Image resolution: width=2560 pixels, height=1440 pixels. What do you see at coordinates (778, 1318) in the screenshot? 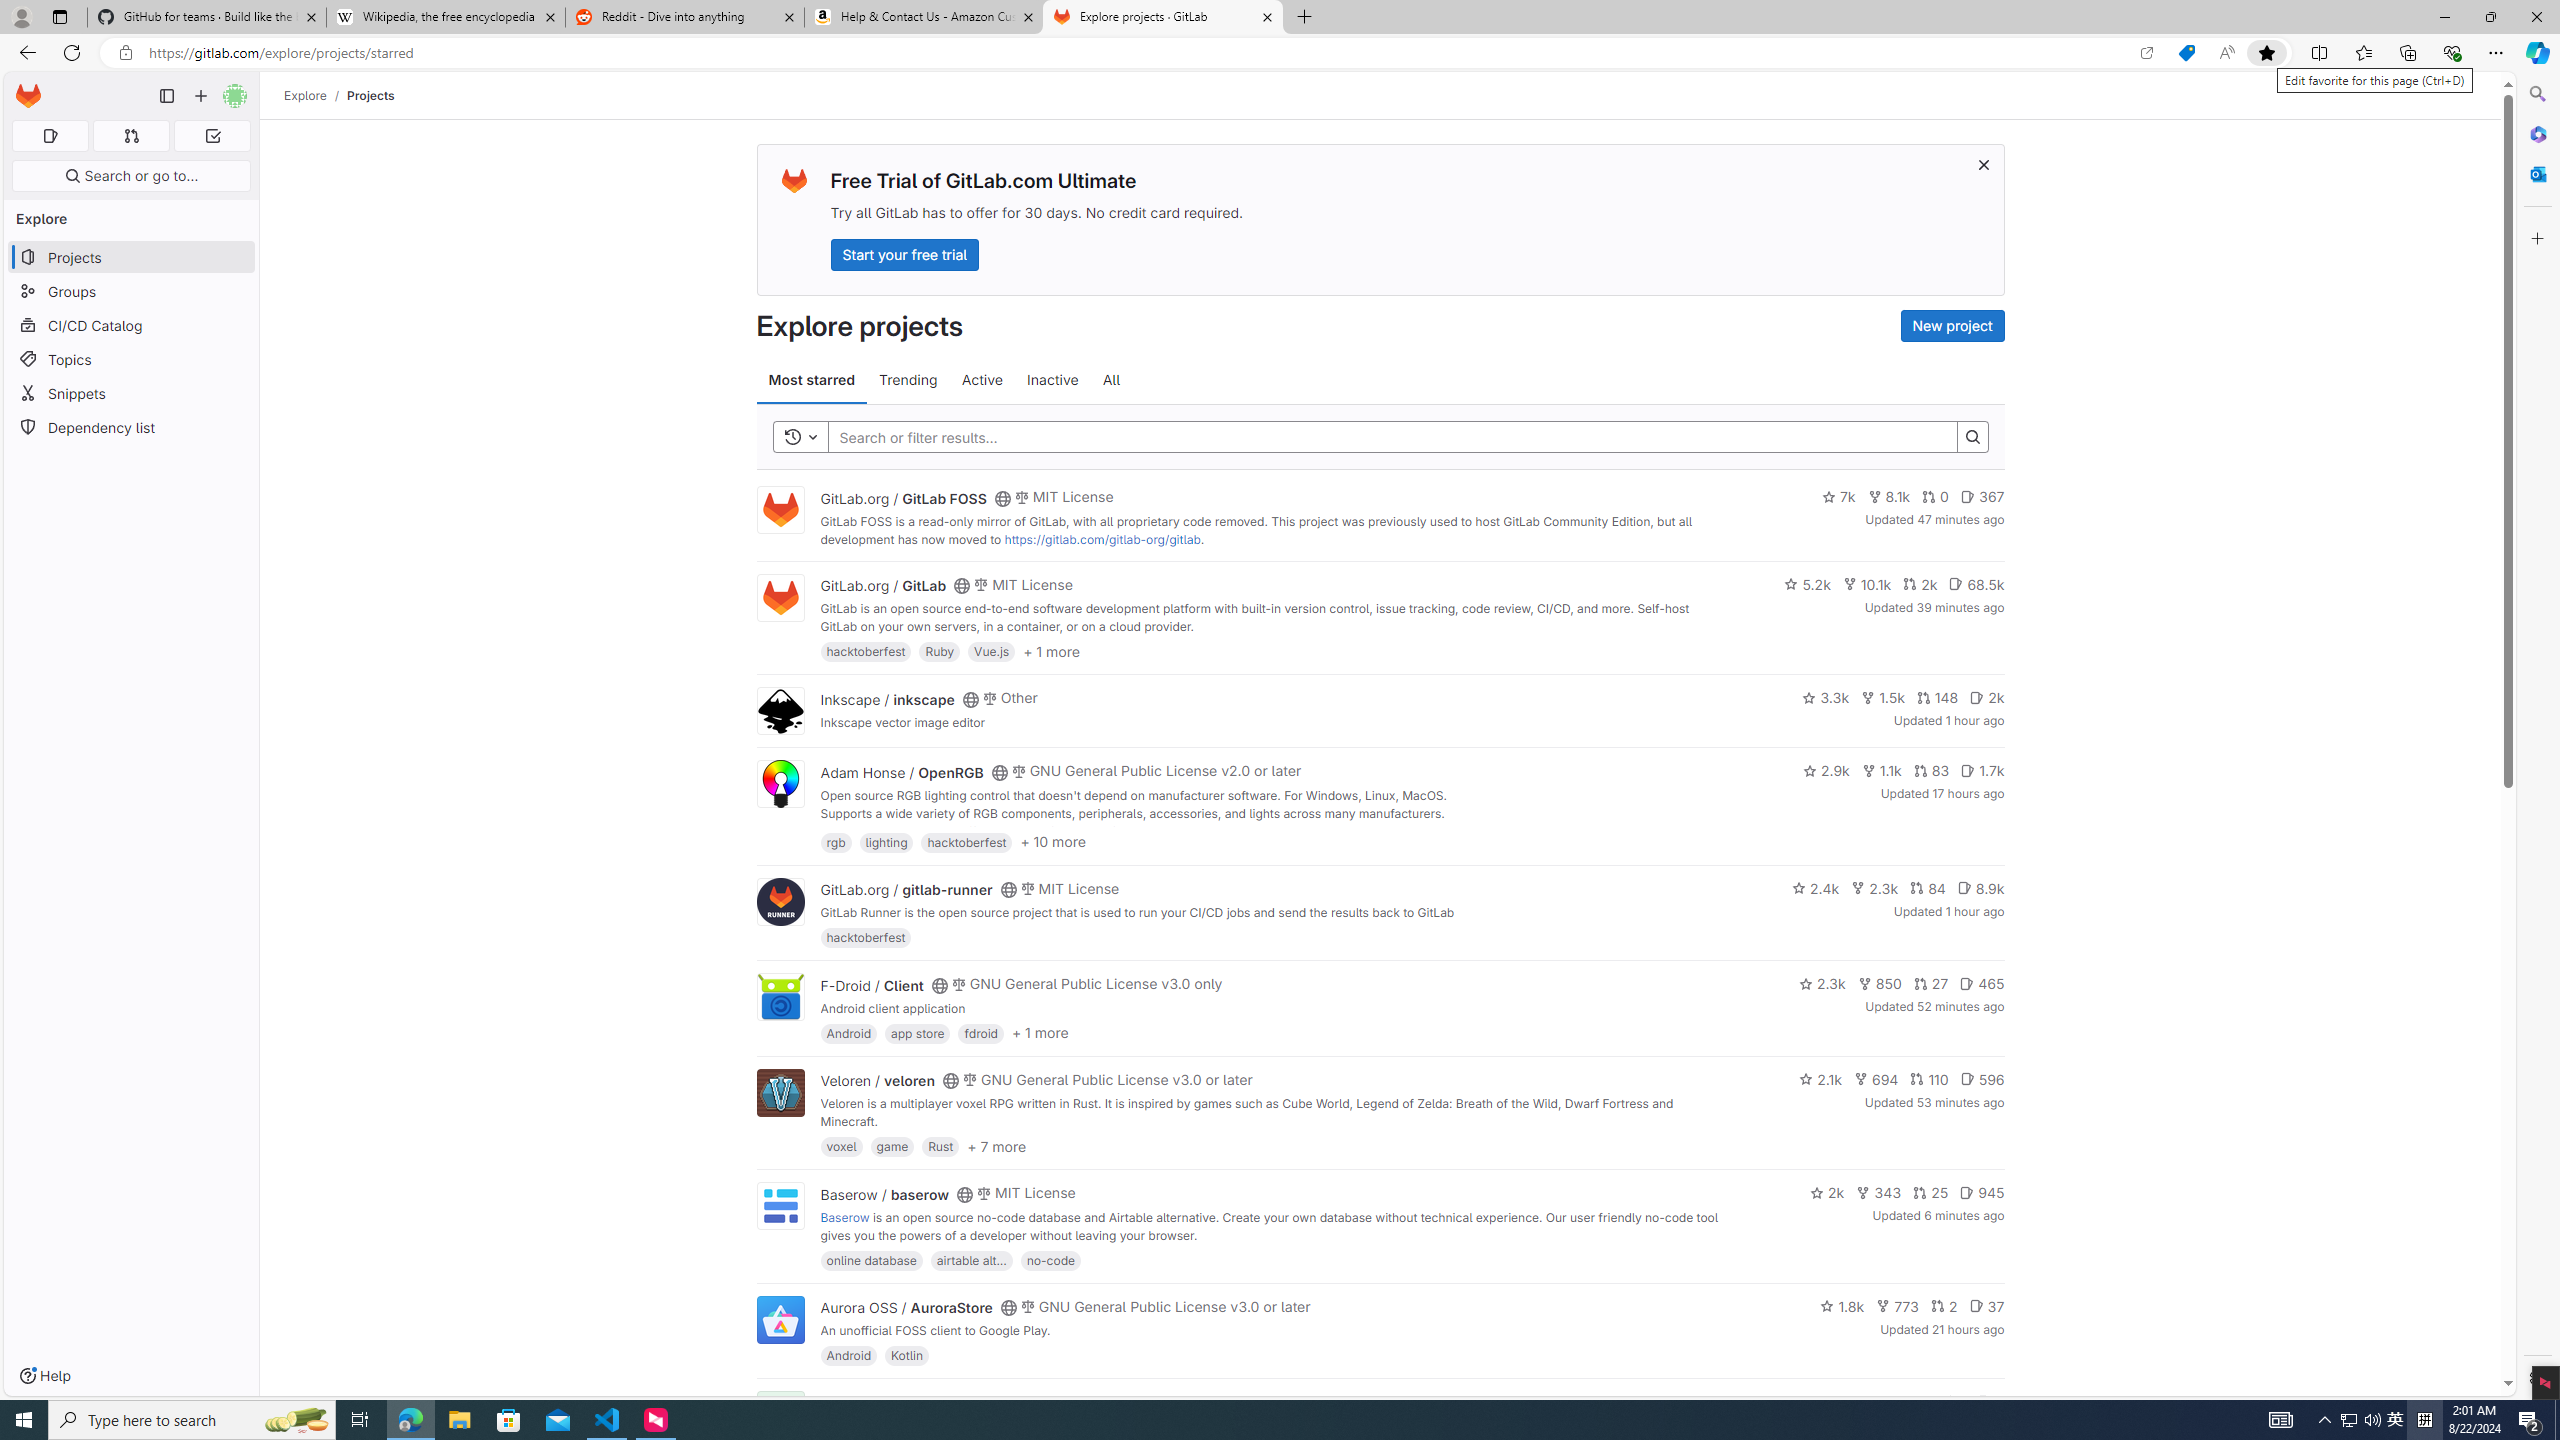
I see `'Class: project'` at bounding box center [778, 1318].